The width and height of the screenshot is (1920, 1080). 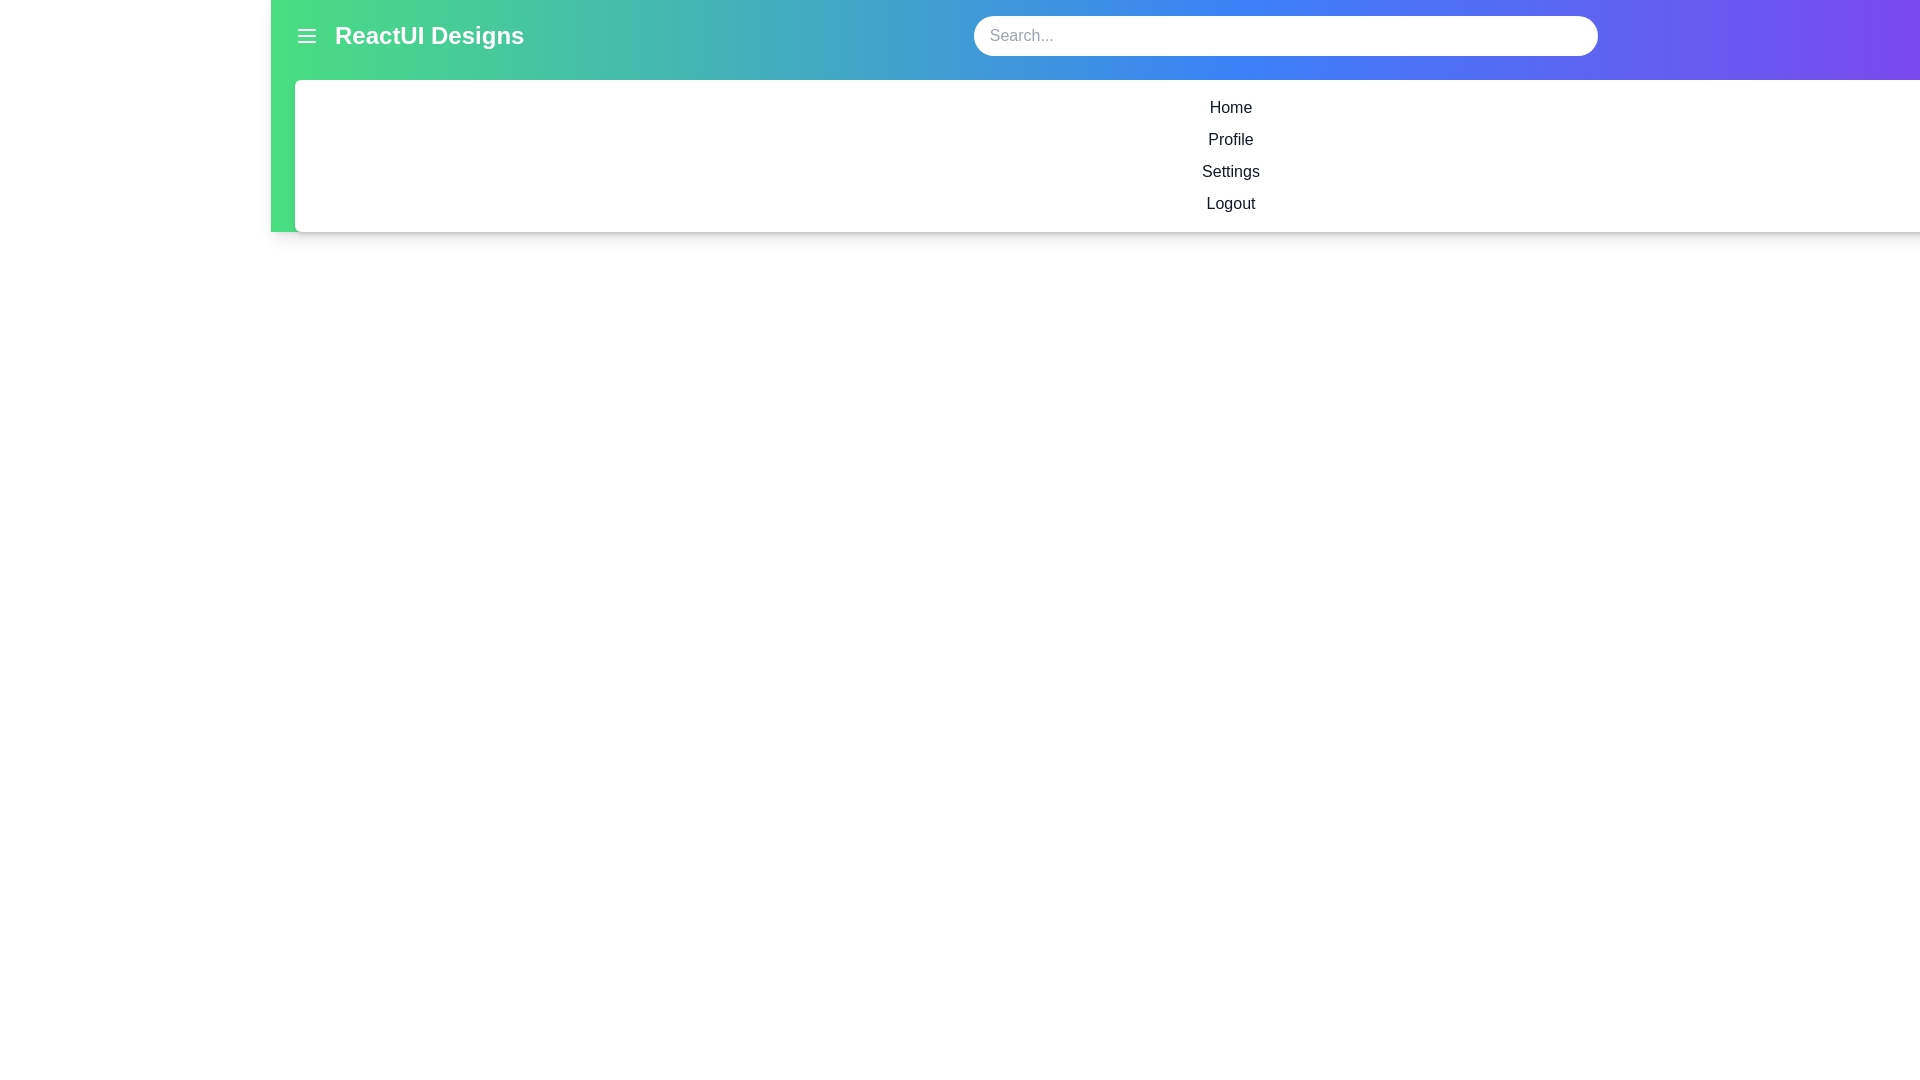 What do you see at coordinates (1229, 138) in the screenshot?
I see `the menu item Profile from the dropdown` at bounding box center [1229, 138].